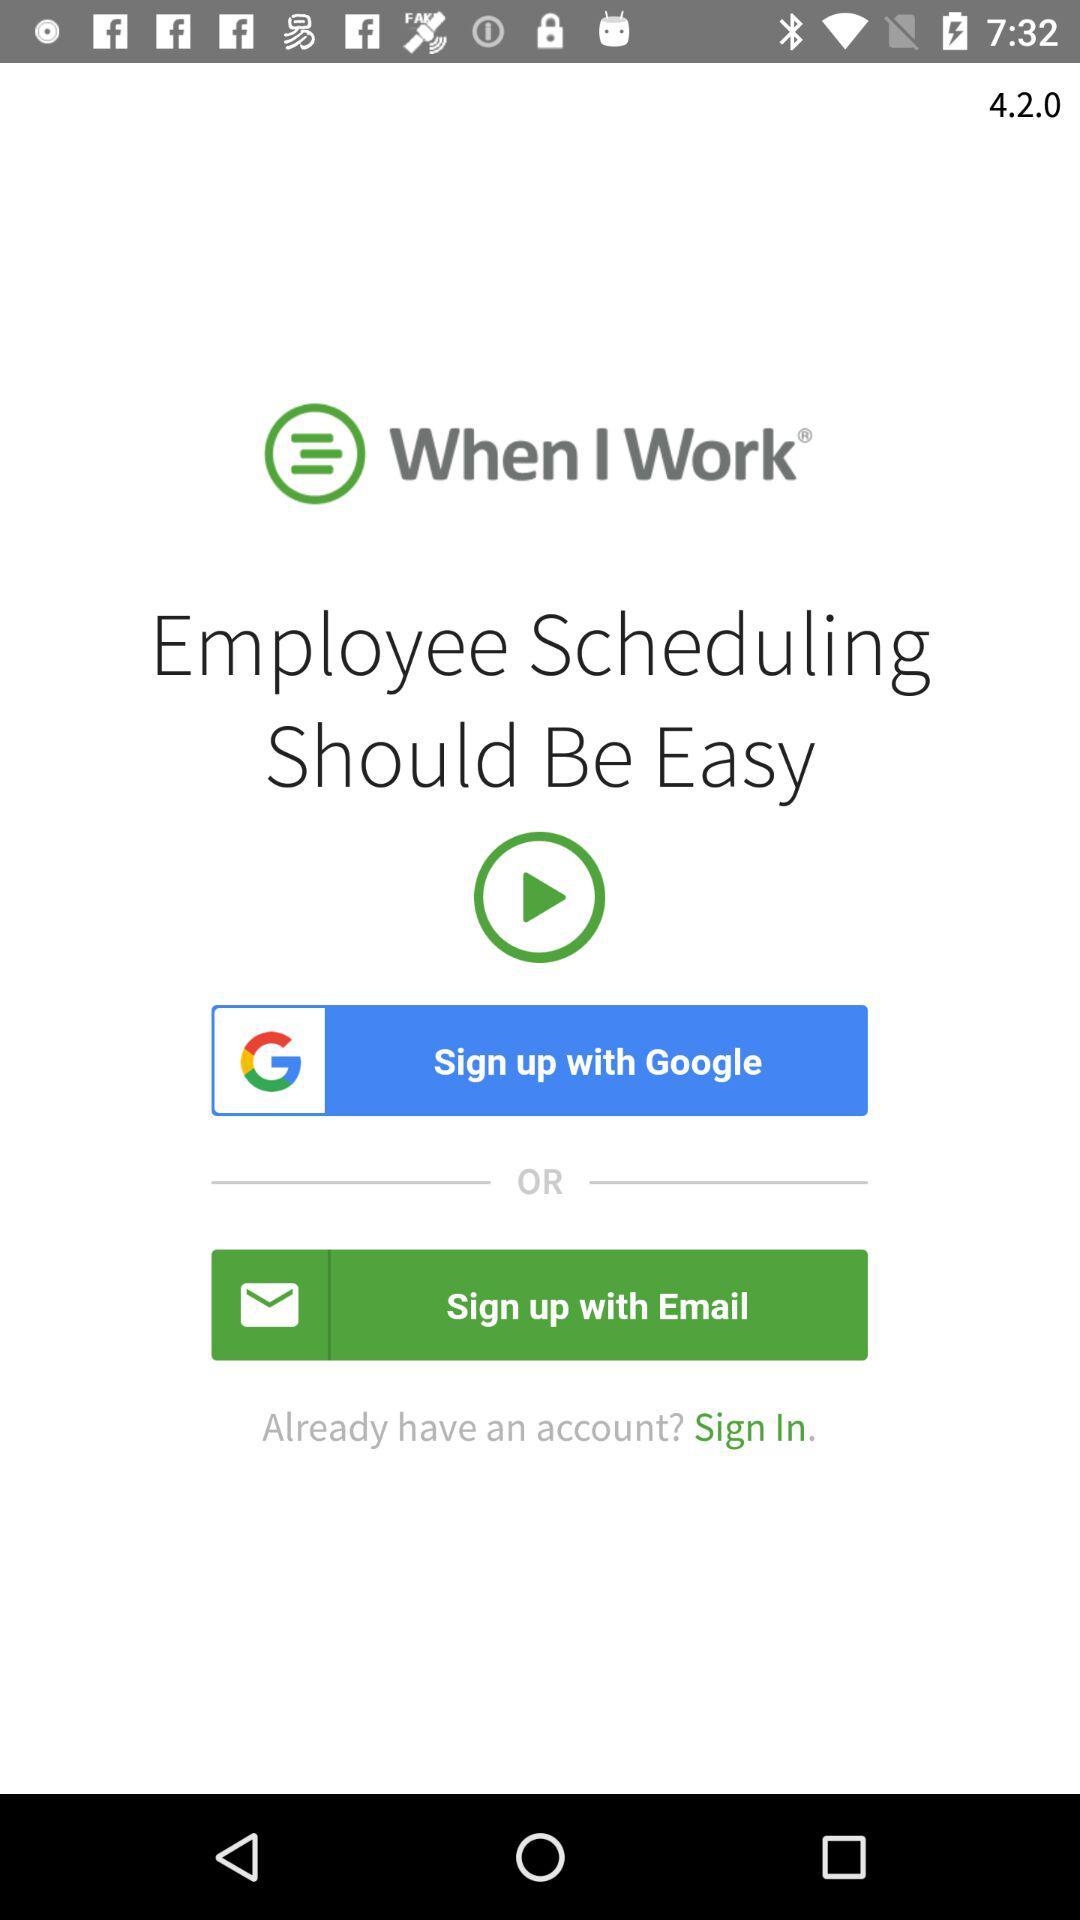 This screenshot has width=1080, height=1920. I want to click on the icon at the top right corner, so click(1025, 104).